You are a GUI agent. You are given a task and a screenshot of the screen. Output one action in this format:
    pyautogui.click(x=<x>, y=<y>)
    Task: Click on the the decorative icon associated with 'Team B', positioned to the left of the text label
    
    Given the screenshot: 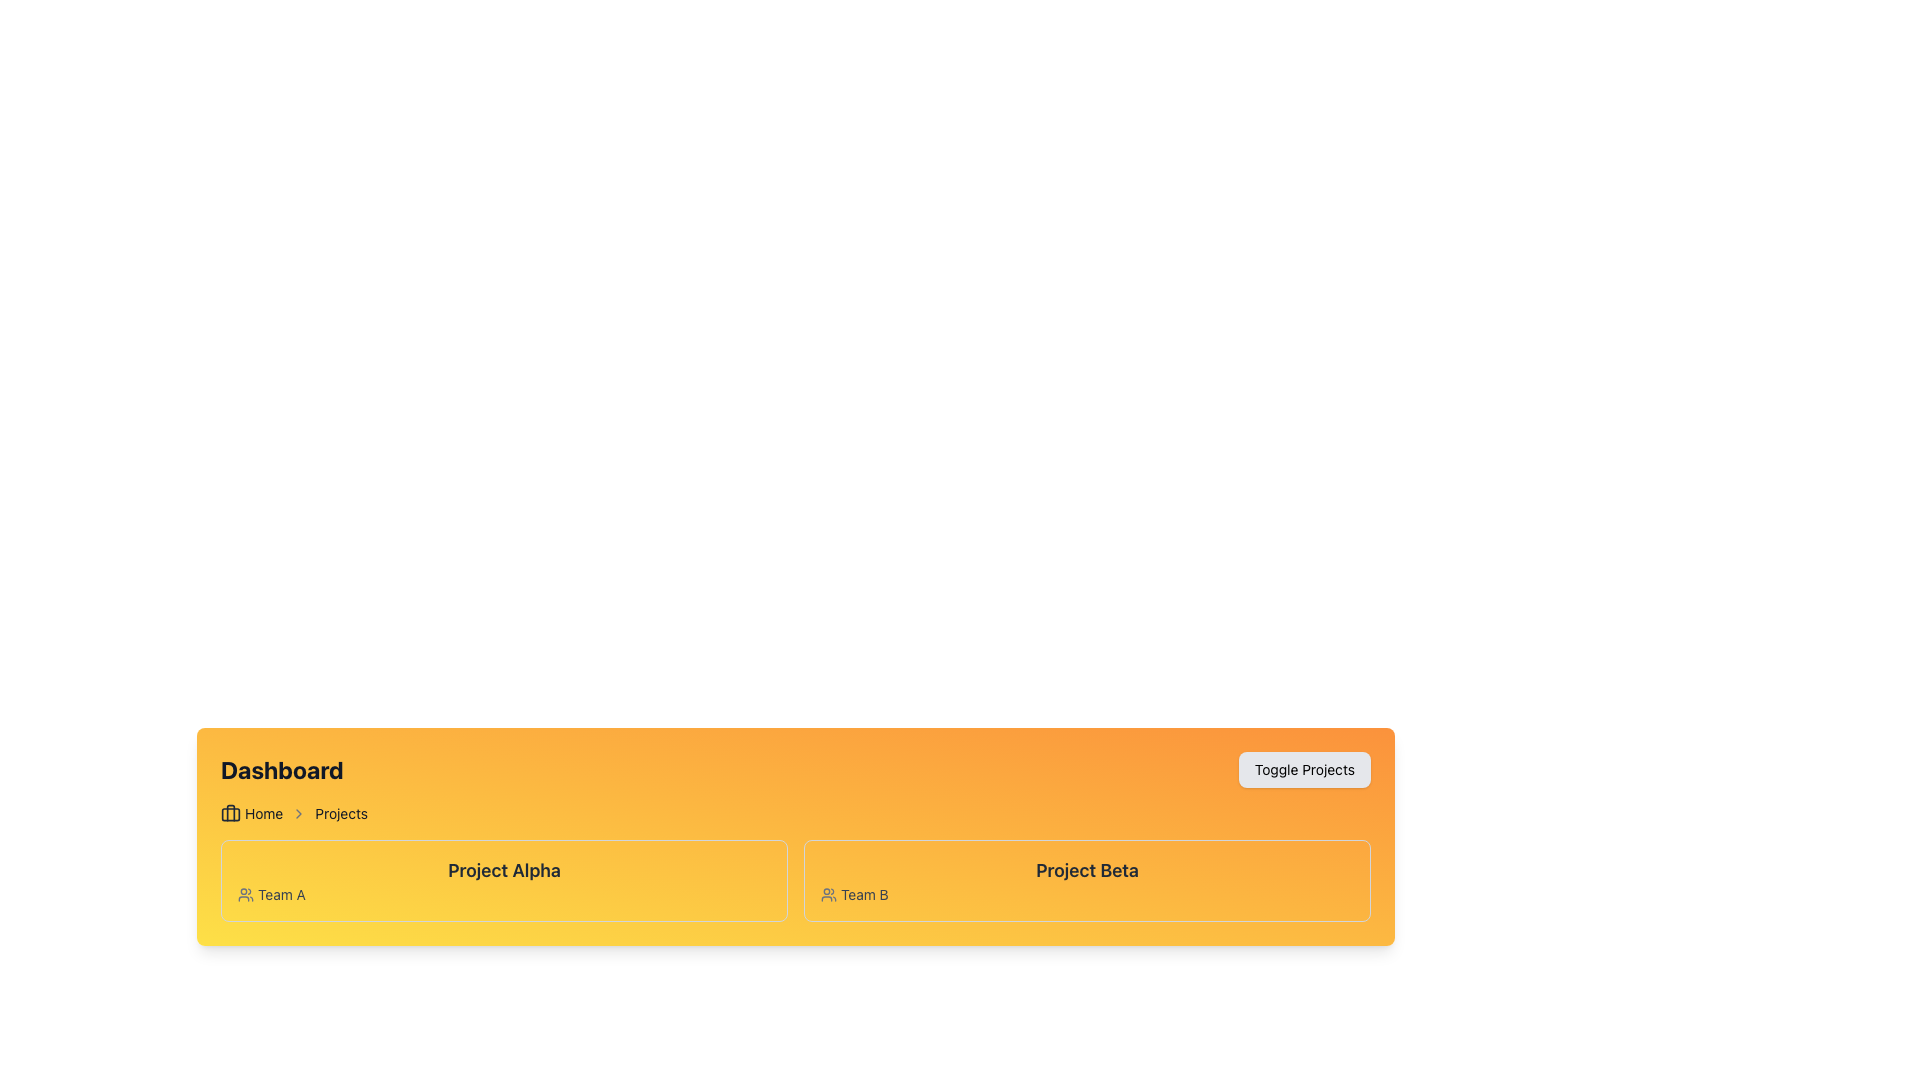 What is the action you would take?
    pyautogui.click(x=829, y=893)
    